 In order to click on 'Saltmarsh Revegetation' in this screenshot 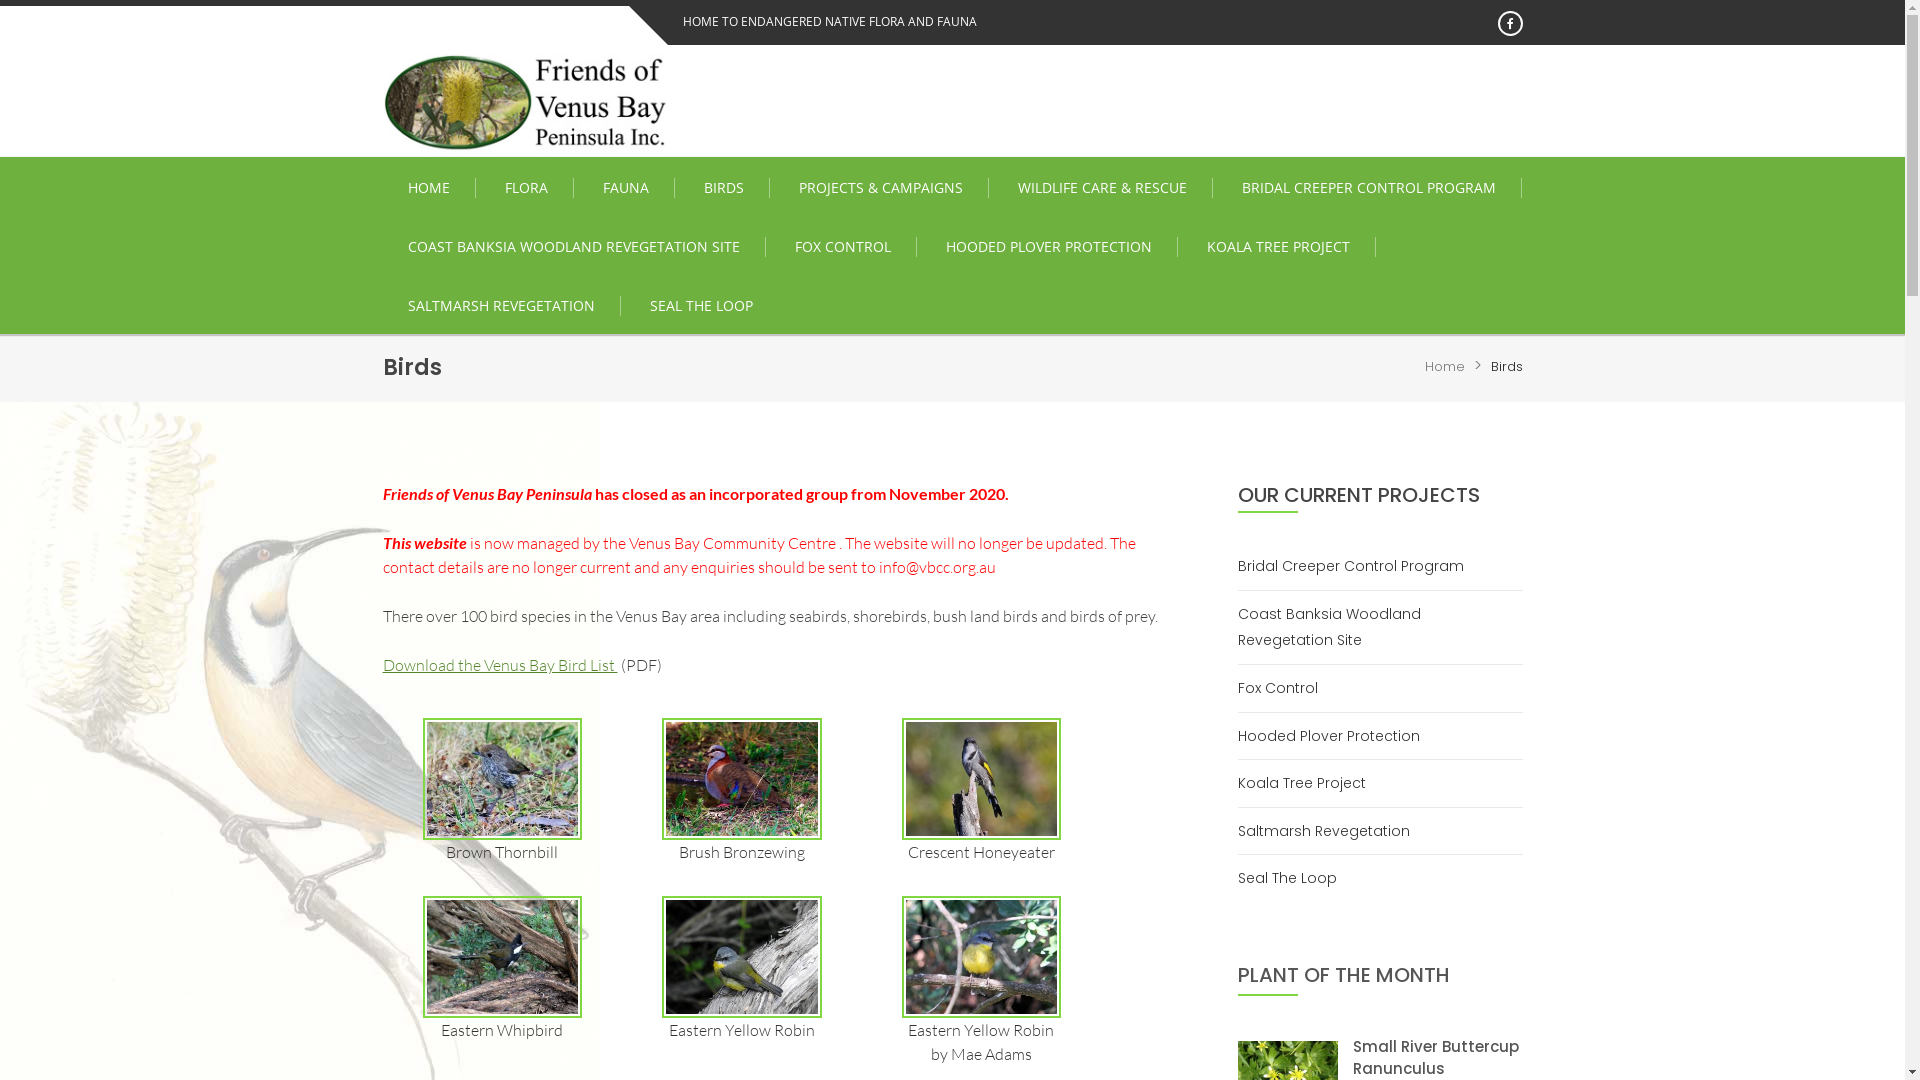, I will do `click(1331, 831)`.